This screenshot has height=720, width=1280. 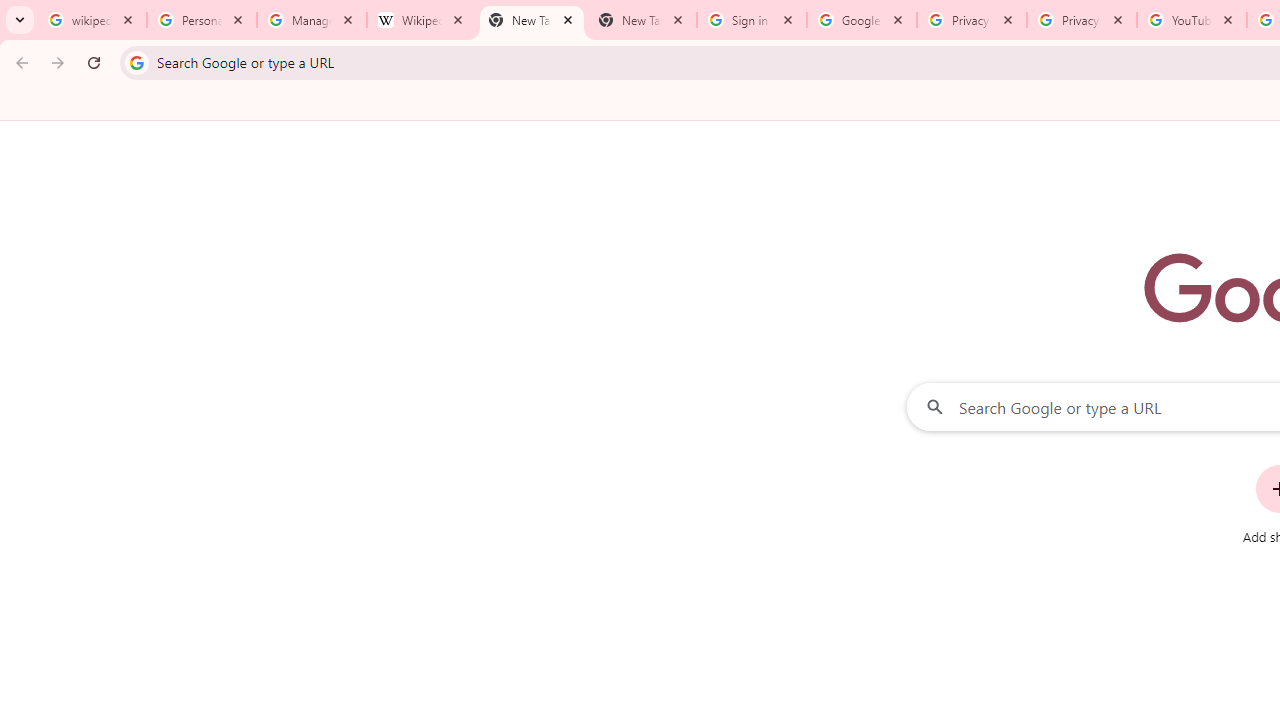 What do you see at coordinates (751, 20) in the screenshot?
I see `'Sign in - Google Accounts'` at bounding box center [751, 20].